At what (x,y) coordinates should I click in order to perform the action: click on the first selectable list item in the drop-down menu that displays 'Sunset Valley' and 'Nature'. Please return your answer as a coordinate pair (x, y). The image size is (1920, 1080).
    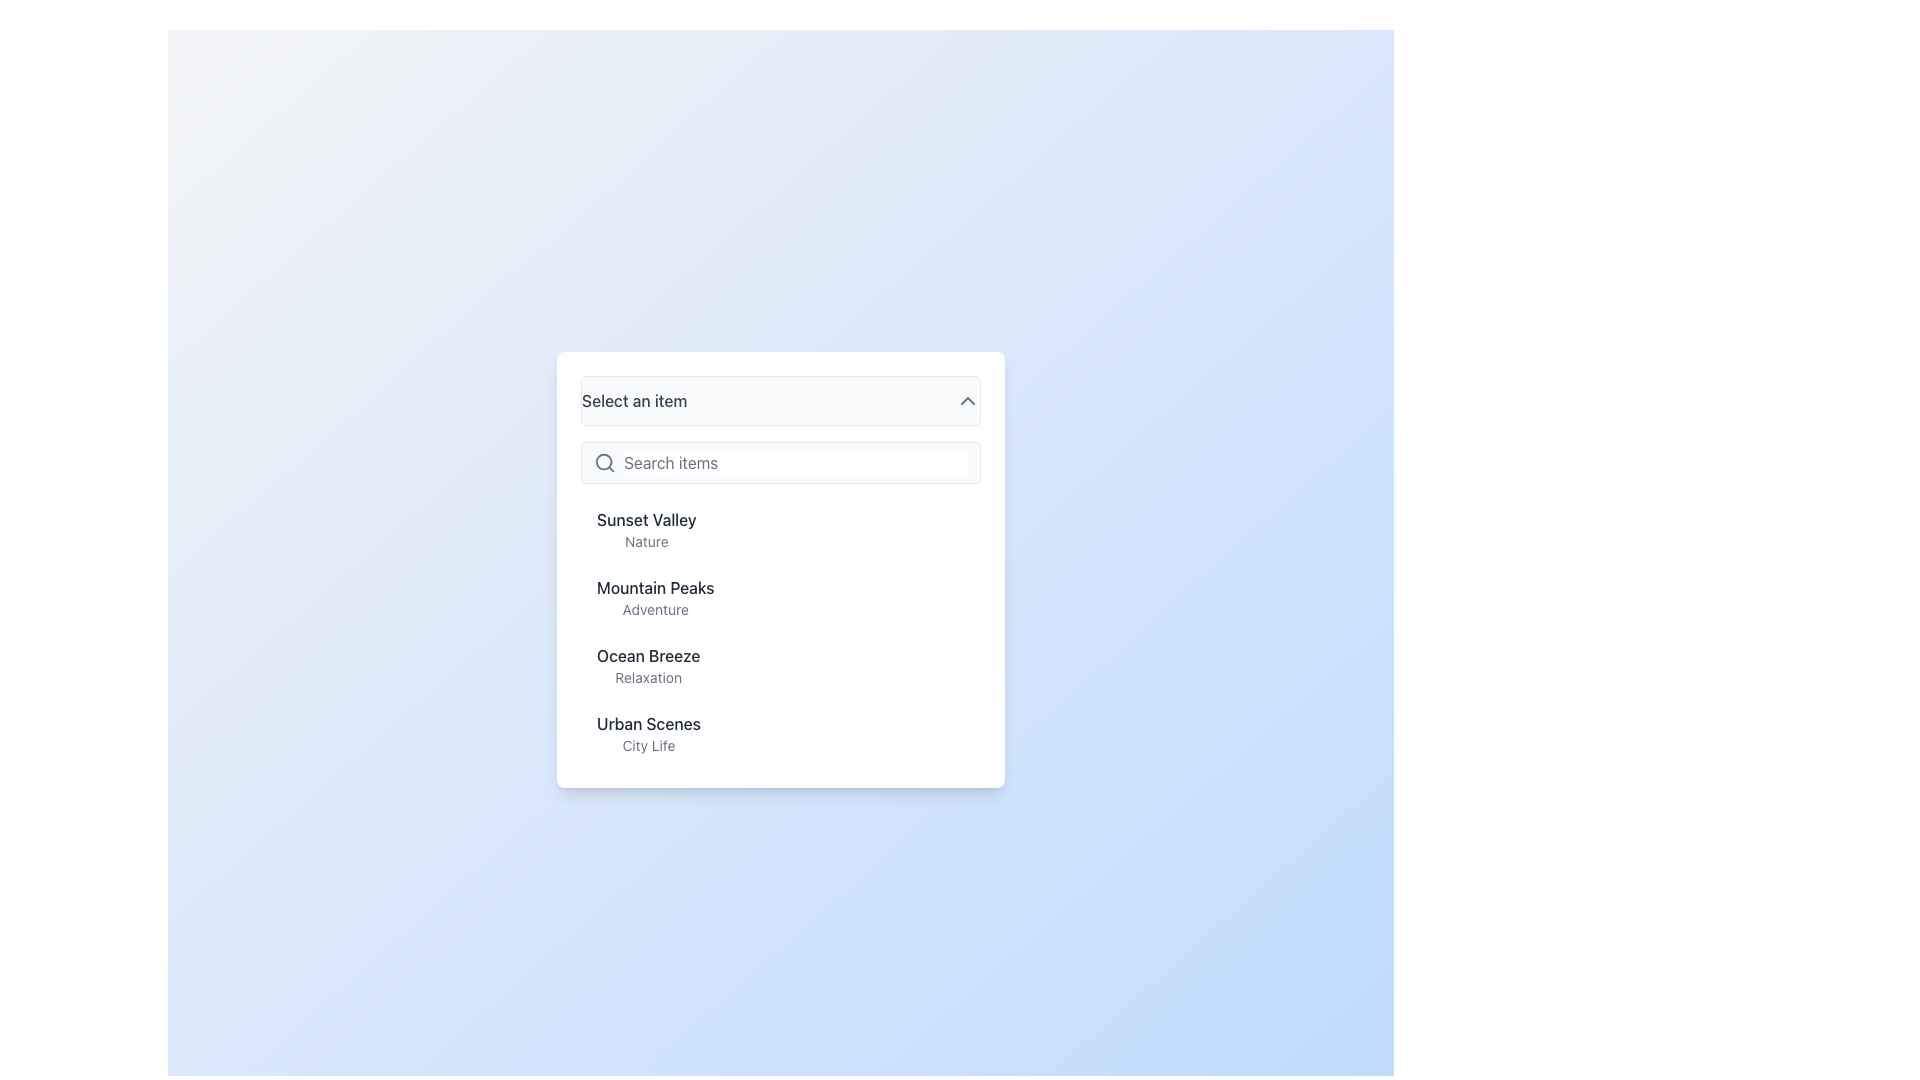
    Looking at the image, I should click on (780, 528).